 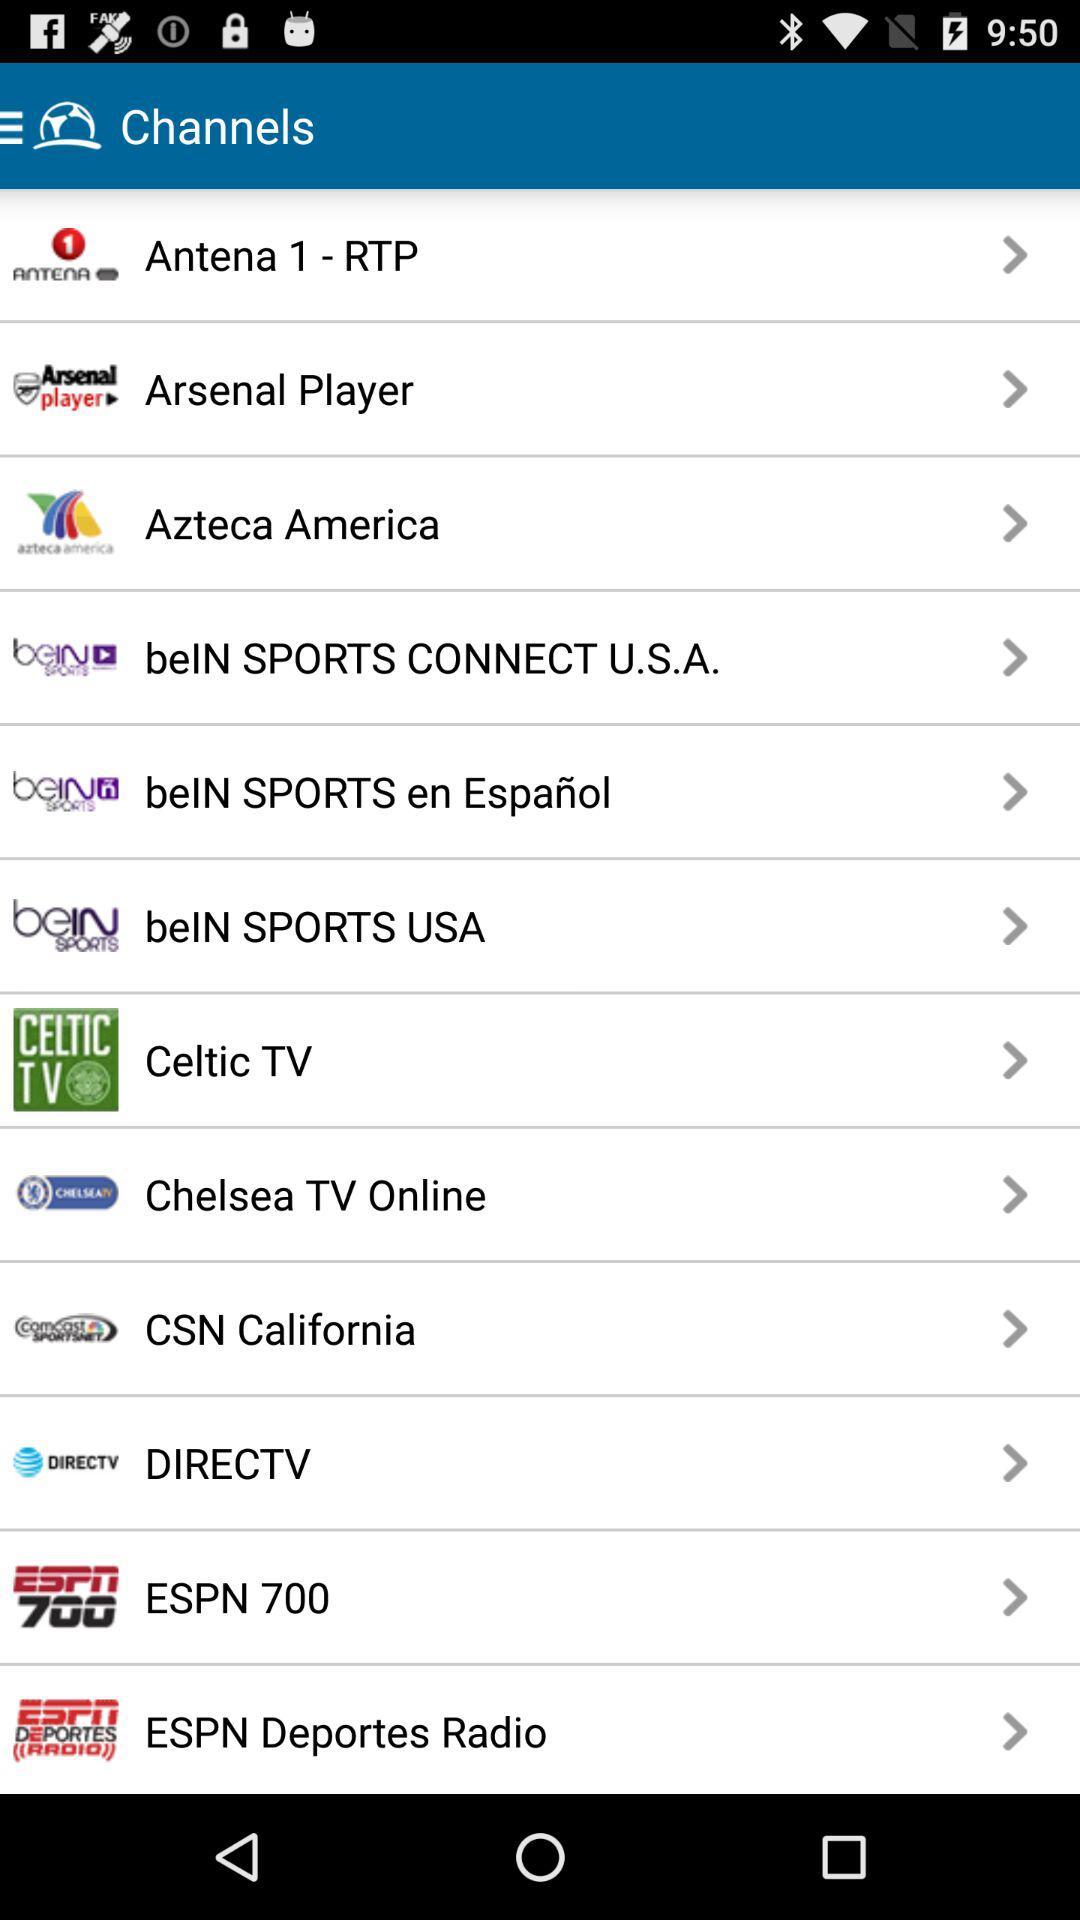 What do you see at coordinates (503, 1730) in the screenshot?
I see `the espn deportes radio icon` at bounding box center [503, 1730].